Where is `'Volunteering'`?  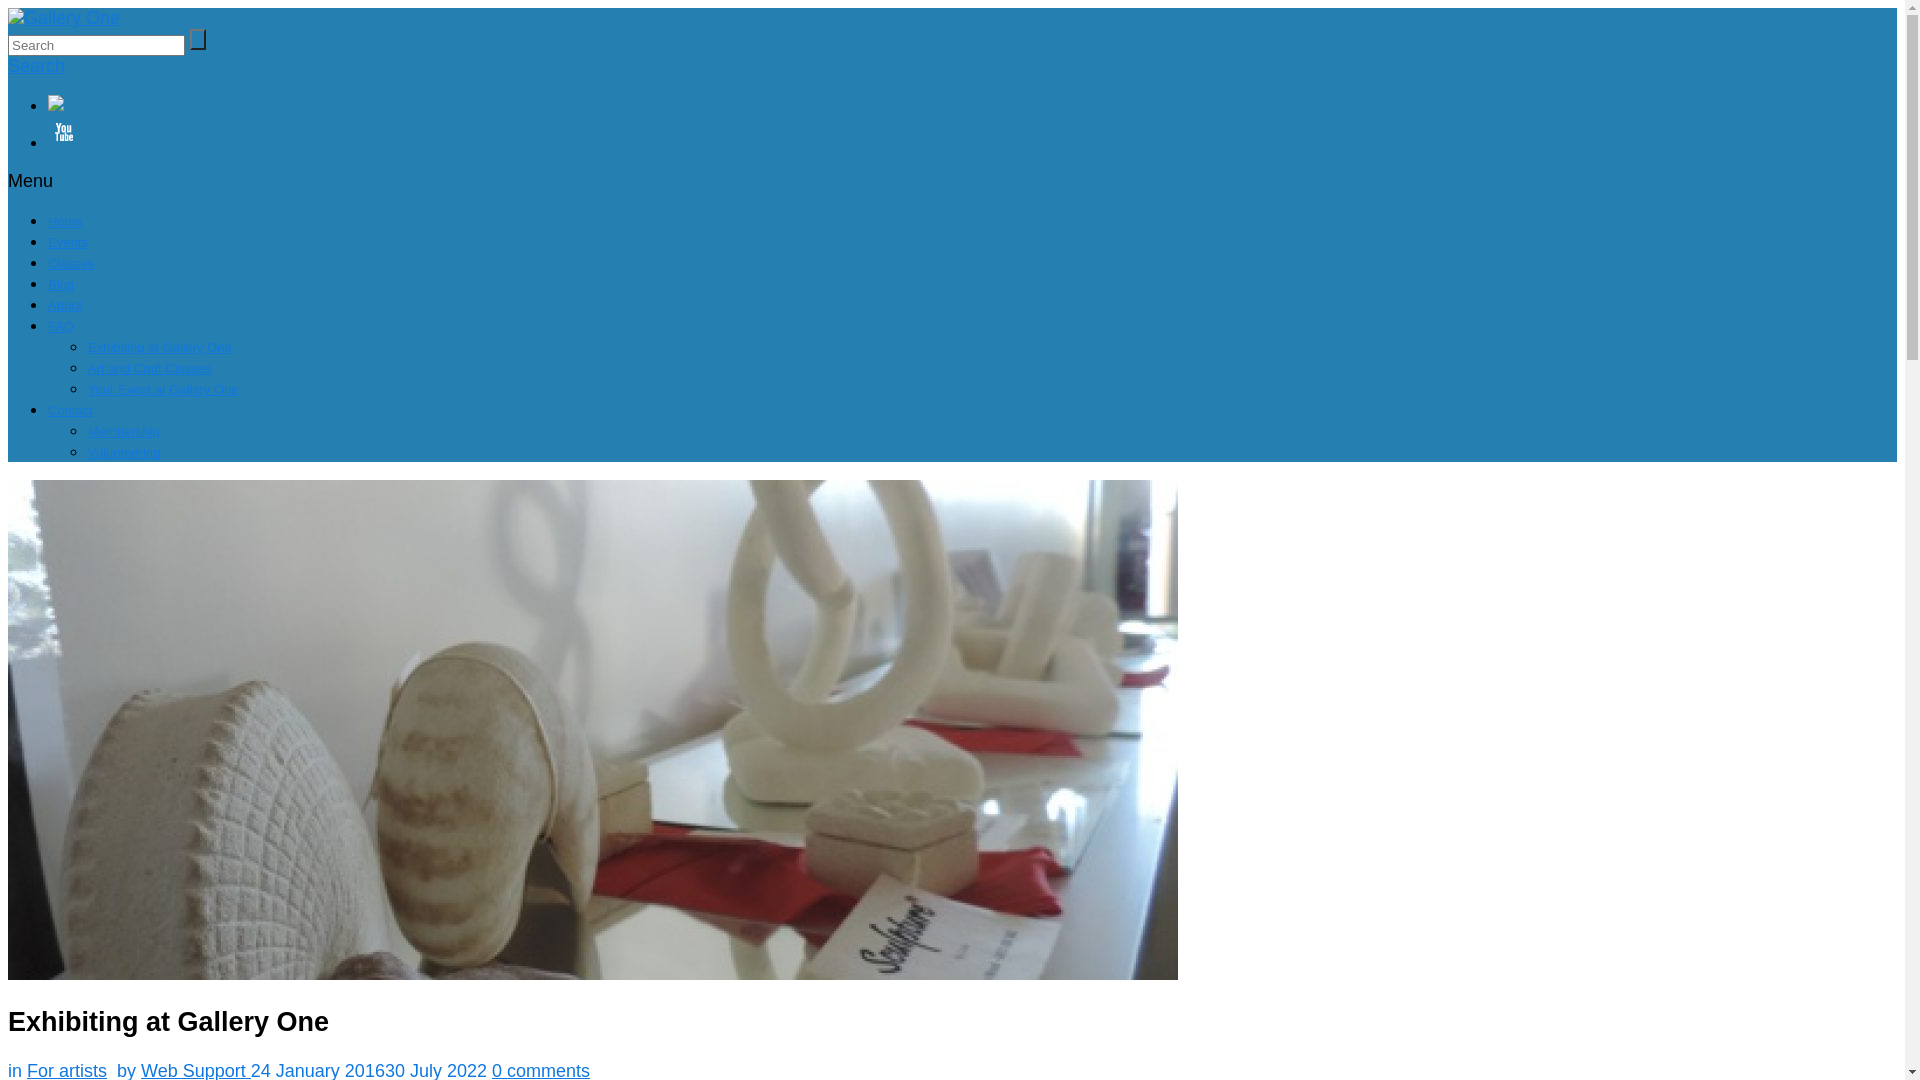 'Volunteering' is located at coordinates (86, 452).